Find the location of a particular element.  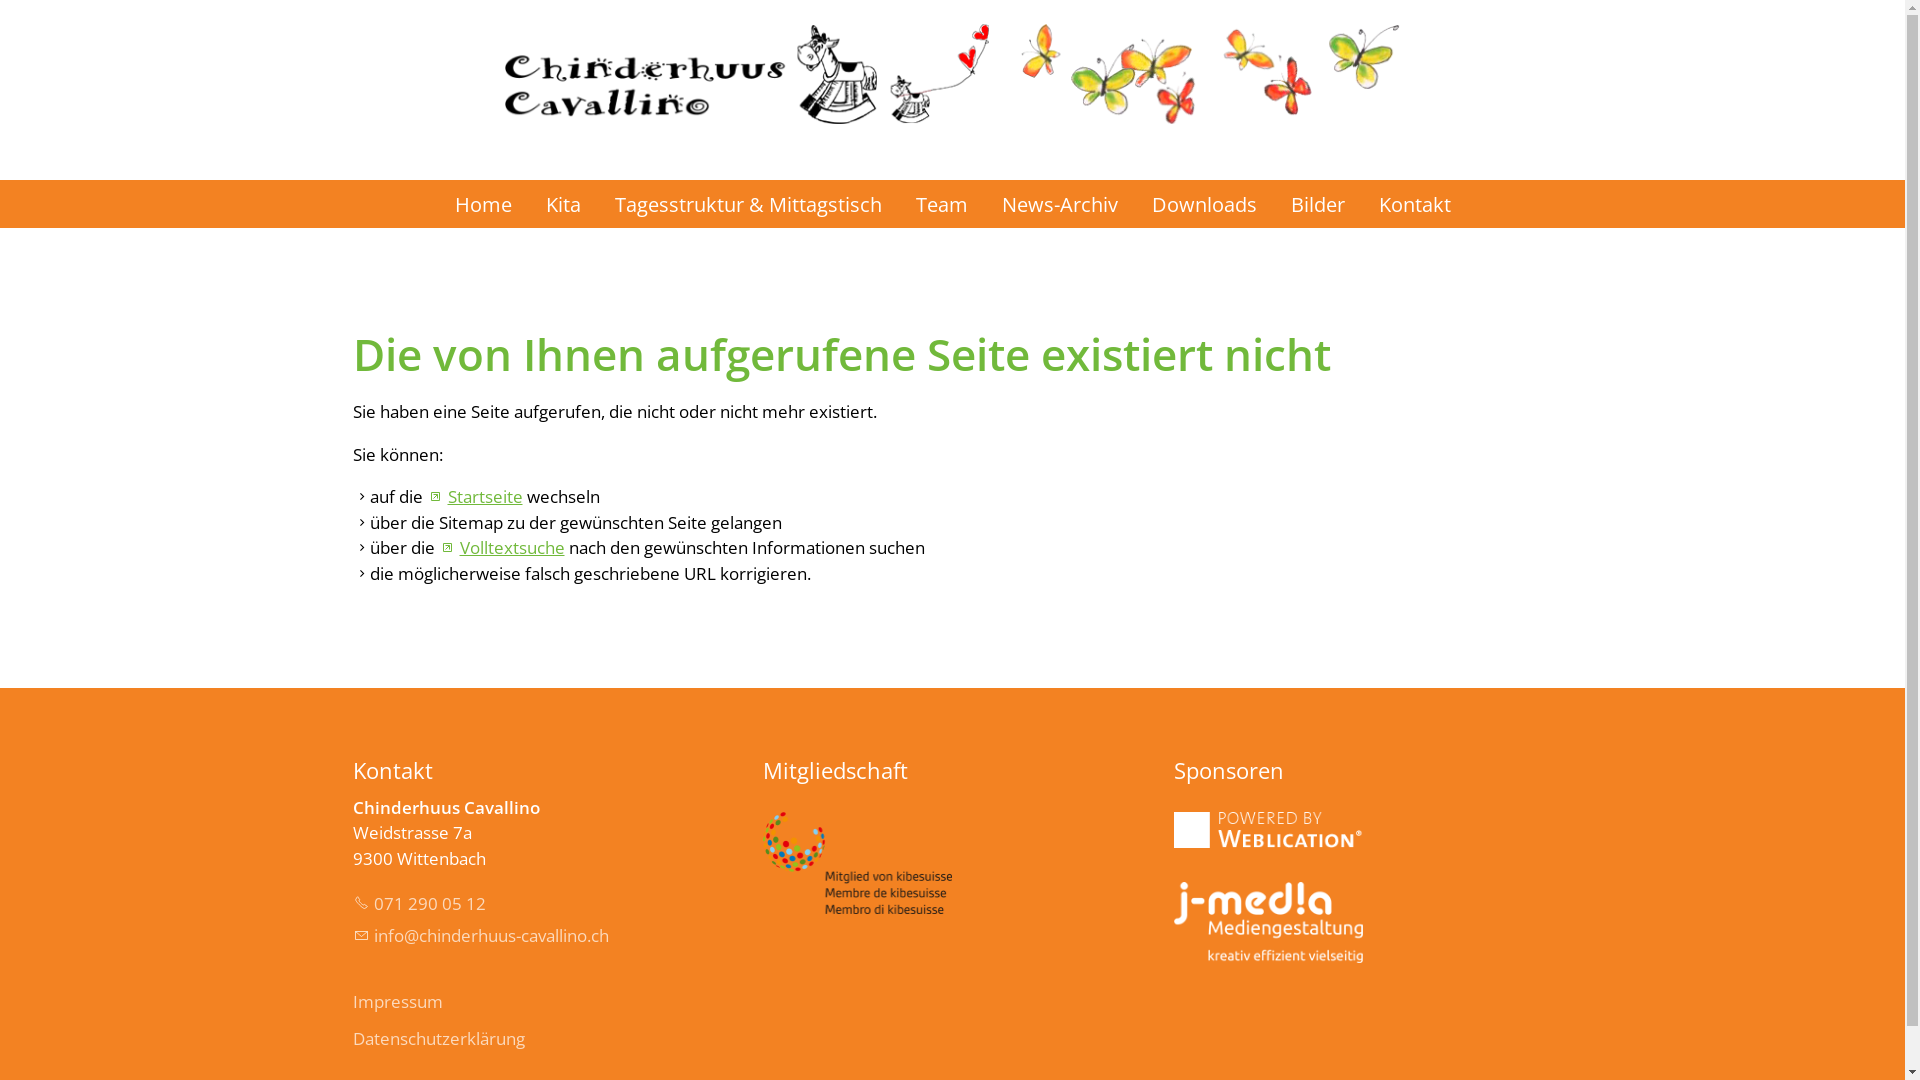

'Tagesstruktur & Mittagstisch' is located at coordinates (597, 204).